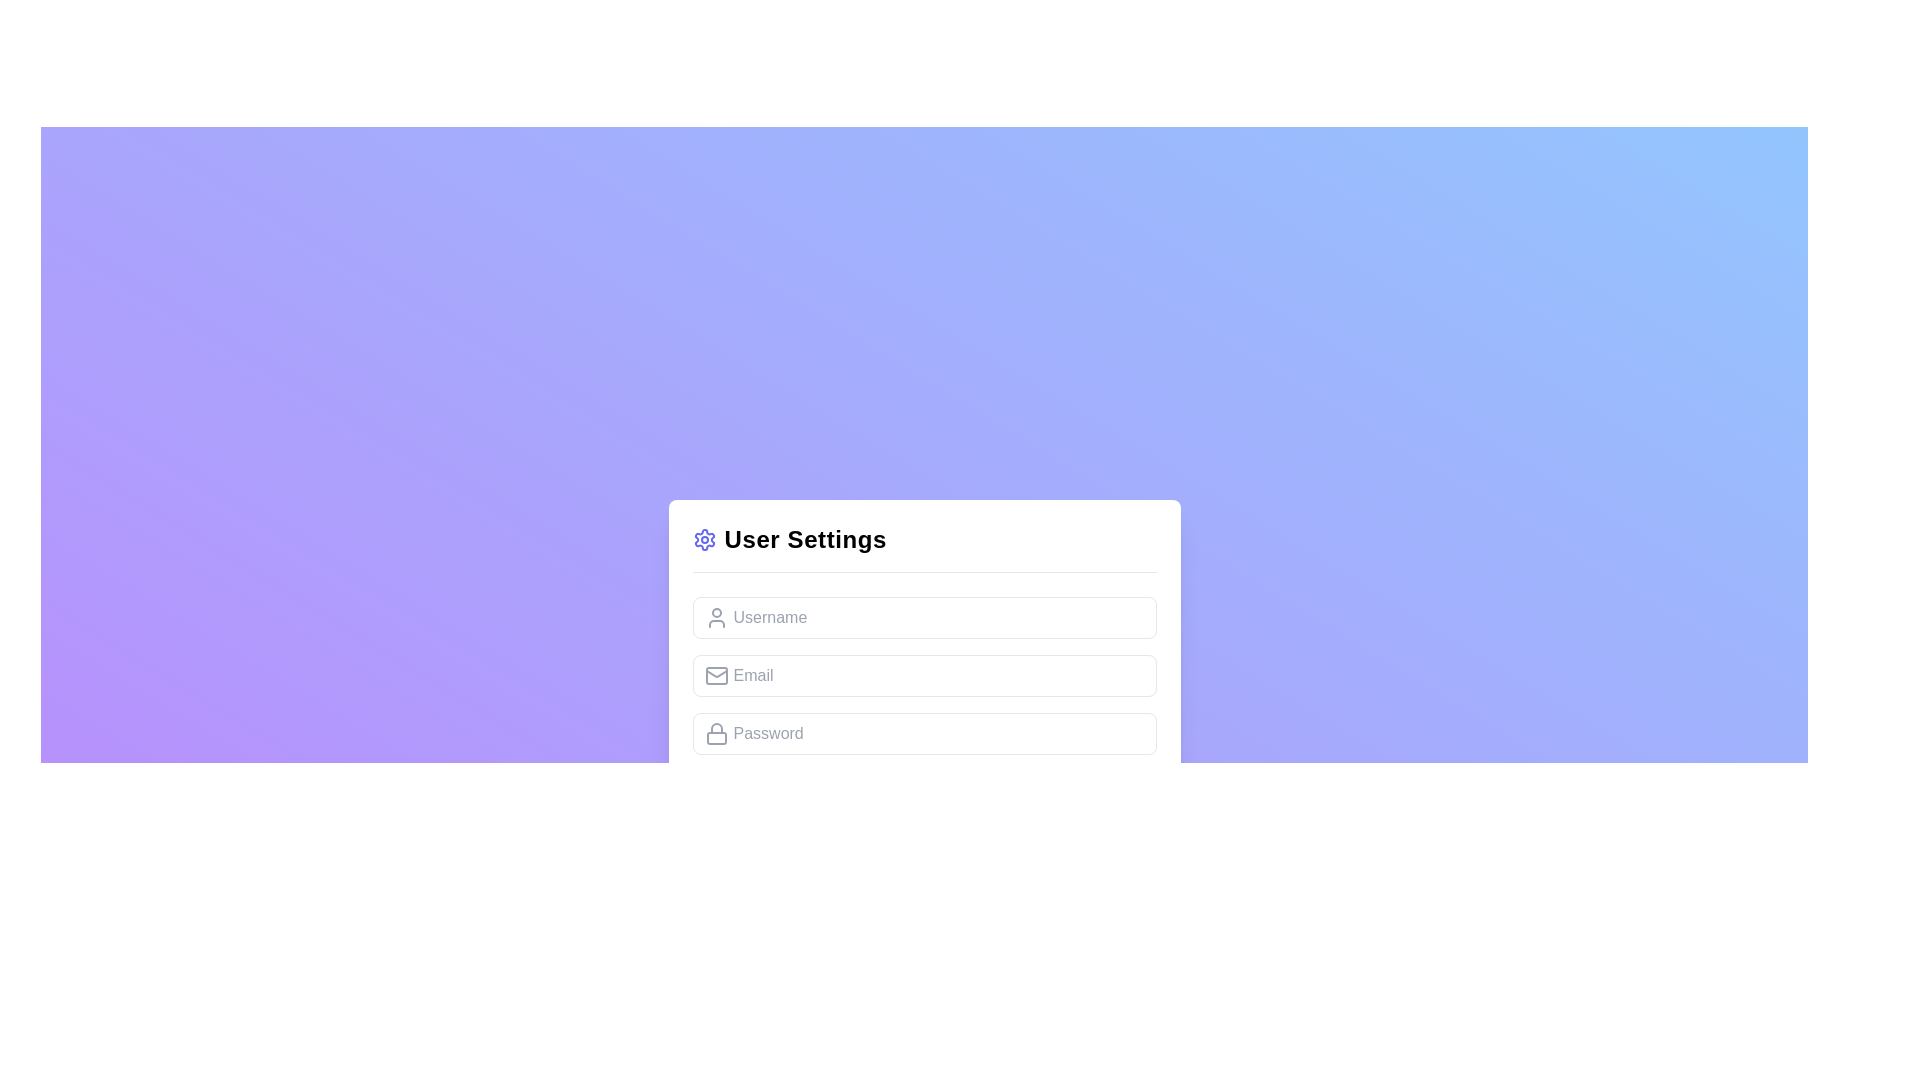 The image size is (1920, 1080). What do you see at coordinates (704, 538) in the screenshot?
I see `the user settings icon located at the top-left corner of the 'User Settings' section, preceding the title text` at bounding box center [704, 538].